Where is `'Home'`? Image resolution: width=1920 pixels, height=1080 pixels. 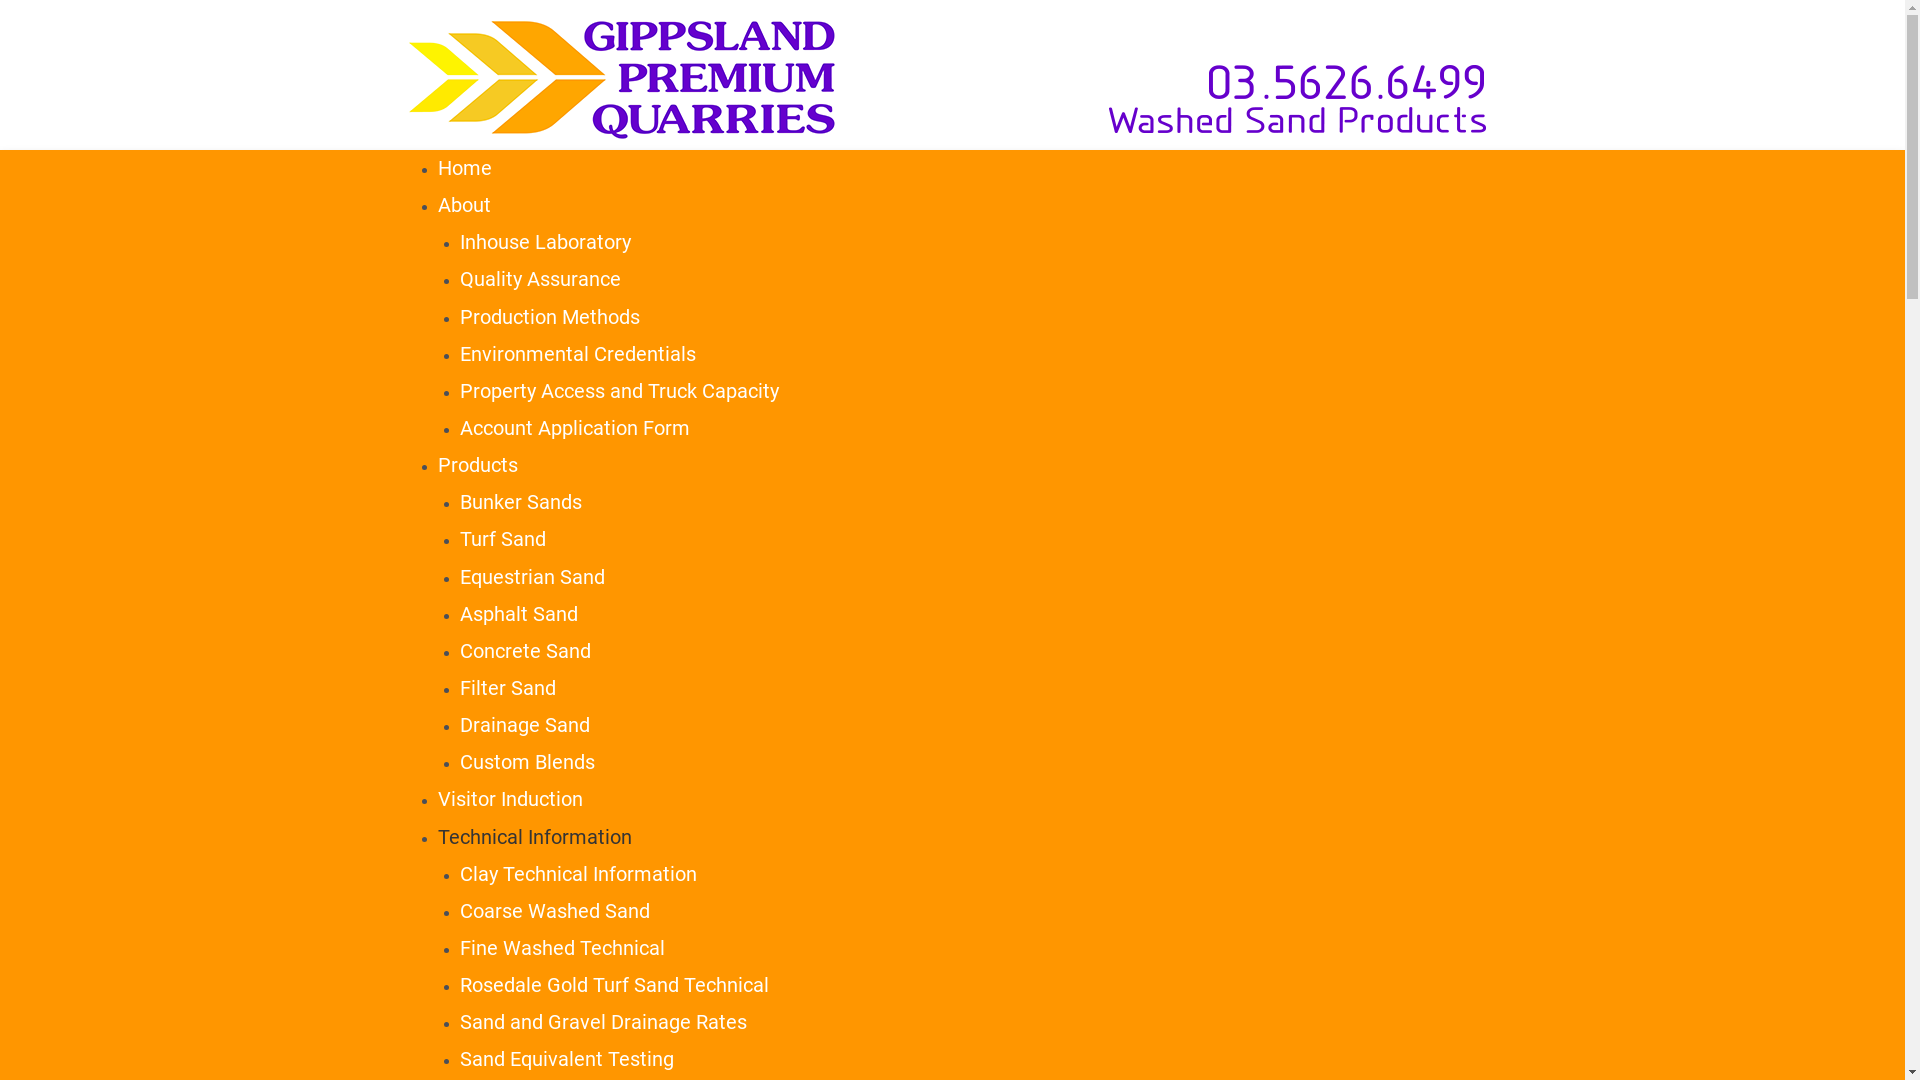 'Home' is located at coordinates (436, 167).